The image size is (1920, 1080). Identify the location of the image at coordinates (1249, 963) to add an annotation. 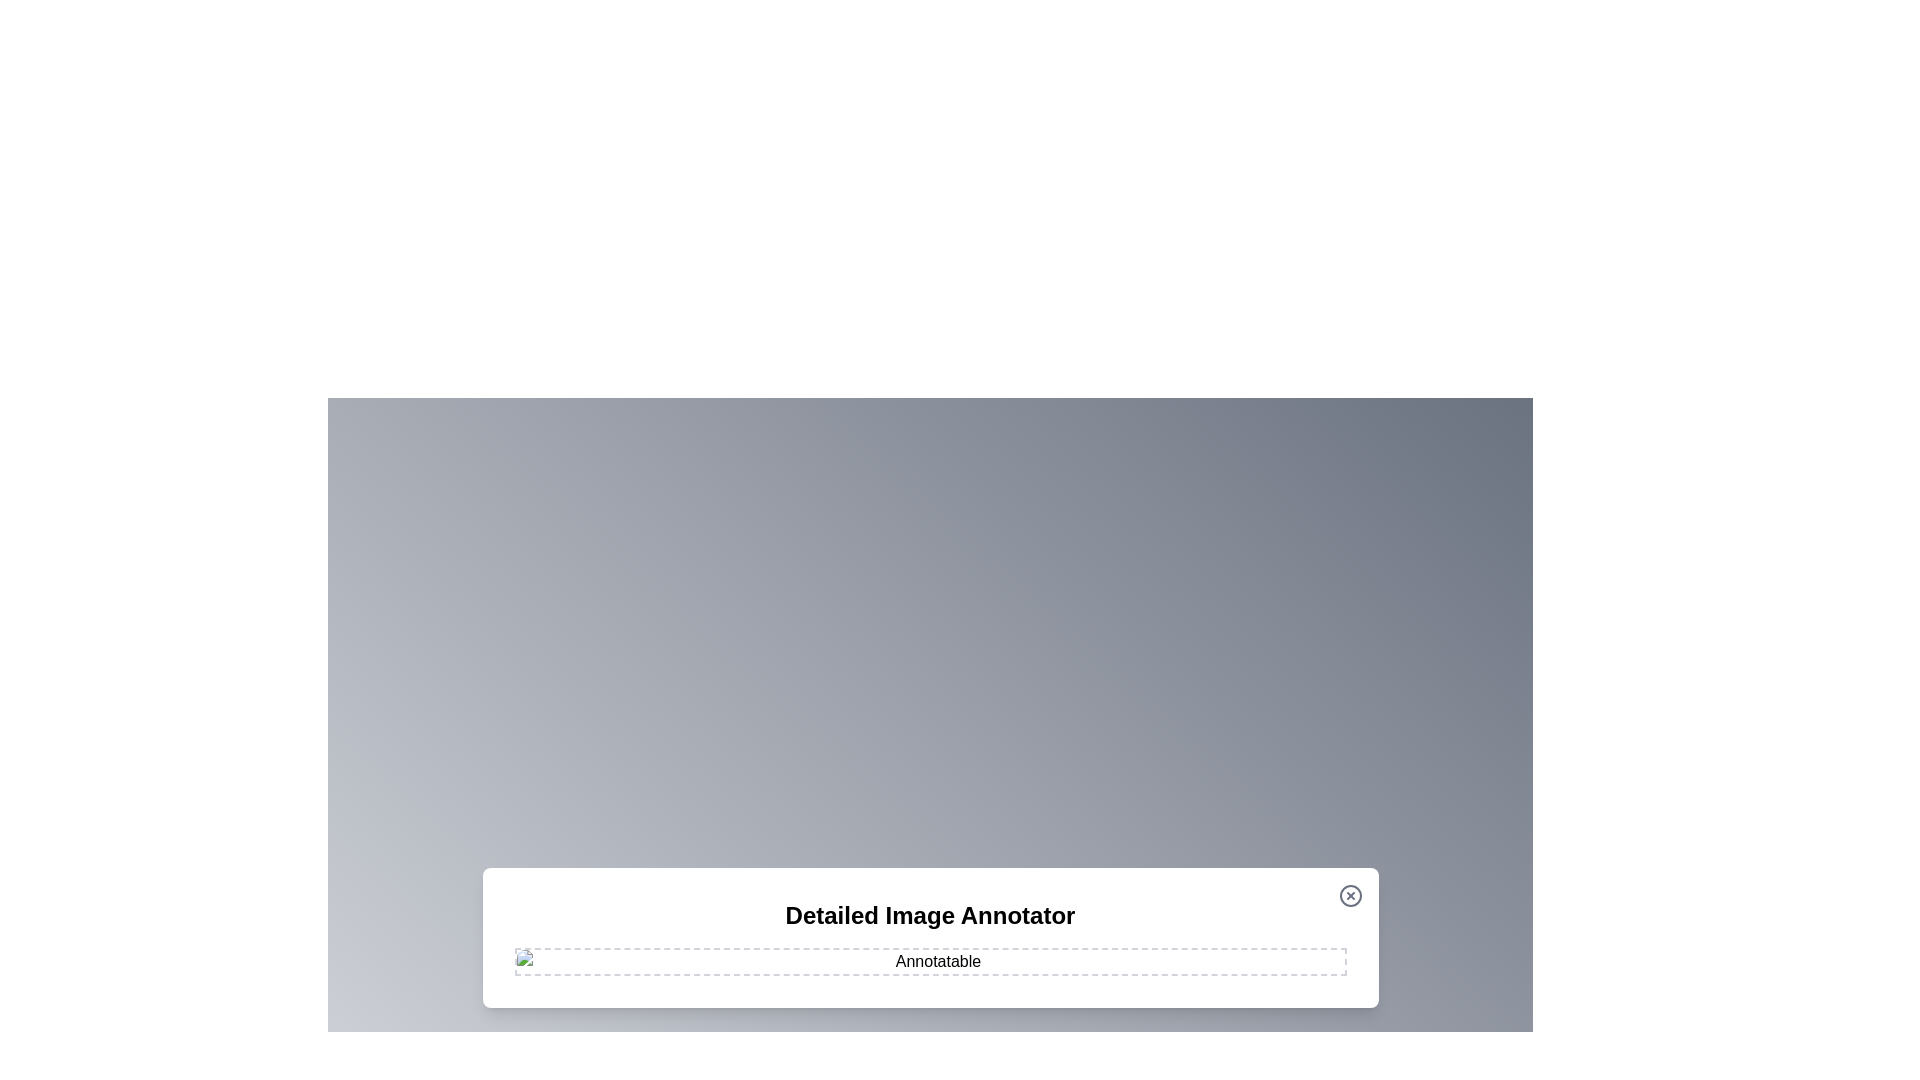
(1247, 962).